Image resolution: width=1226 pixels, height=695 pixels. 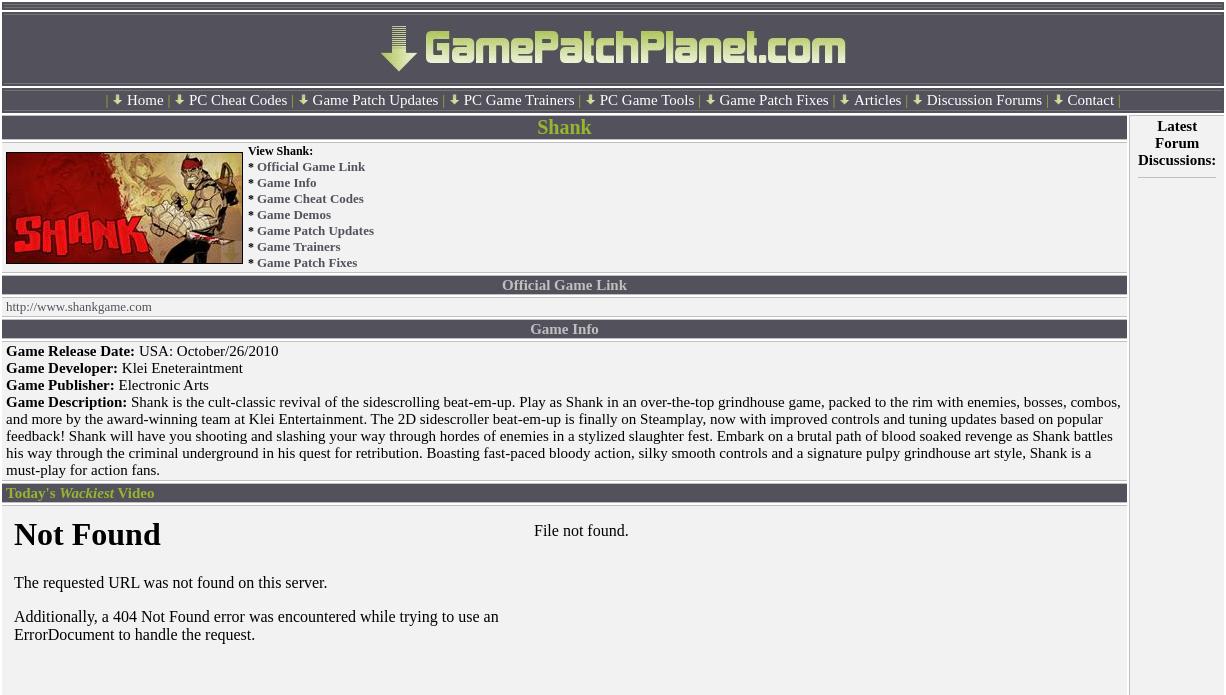 I want to click on 'Game Developer:', so click(x=62, y=367).